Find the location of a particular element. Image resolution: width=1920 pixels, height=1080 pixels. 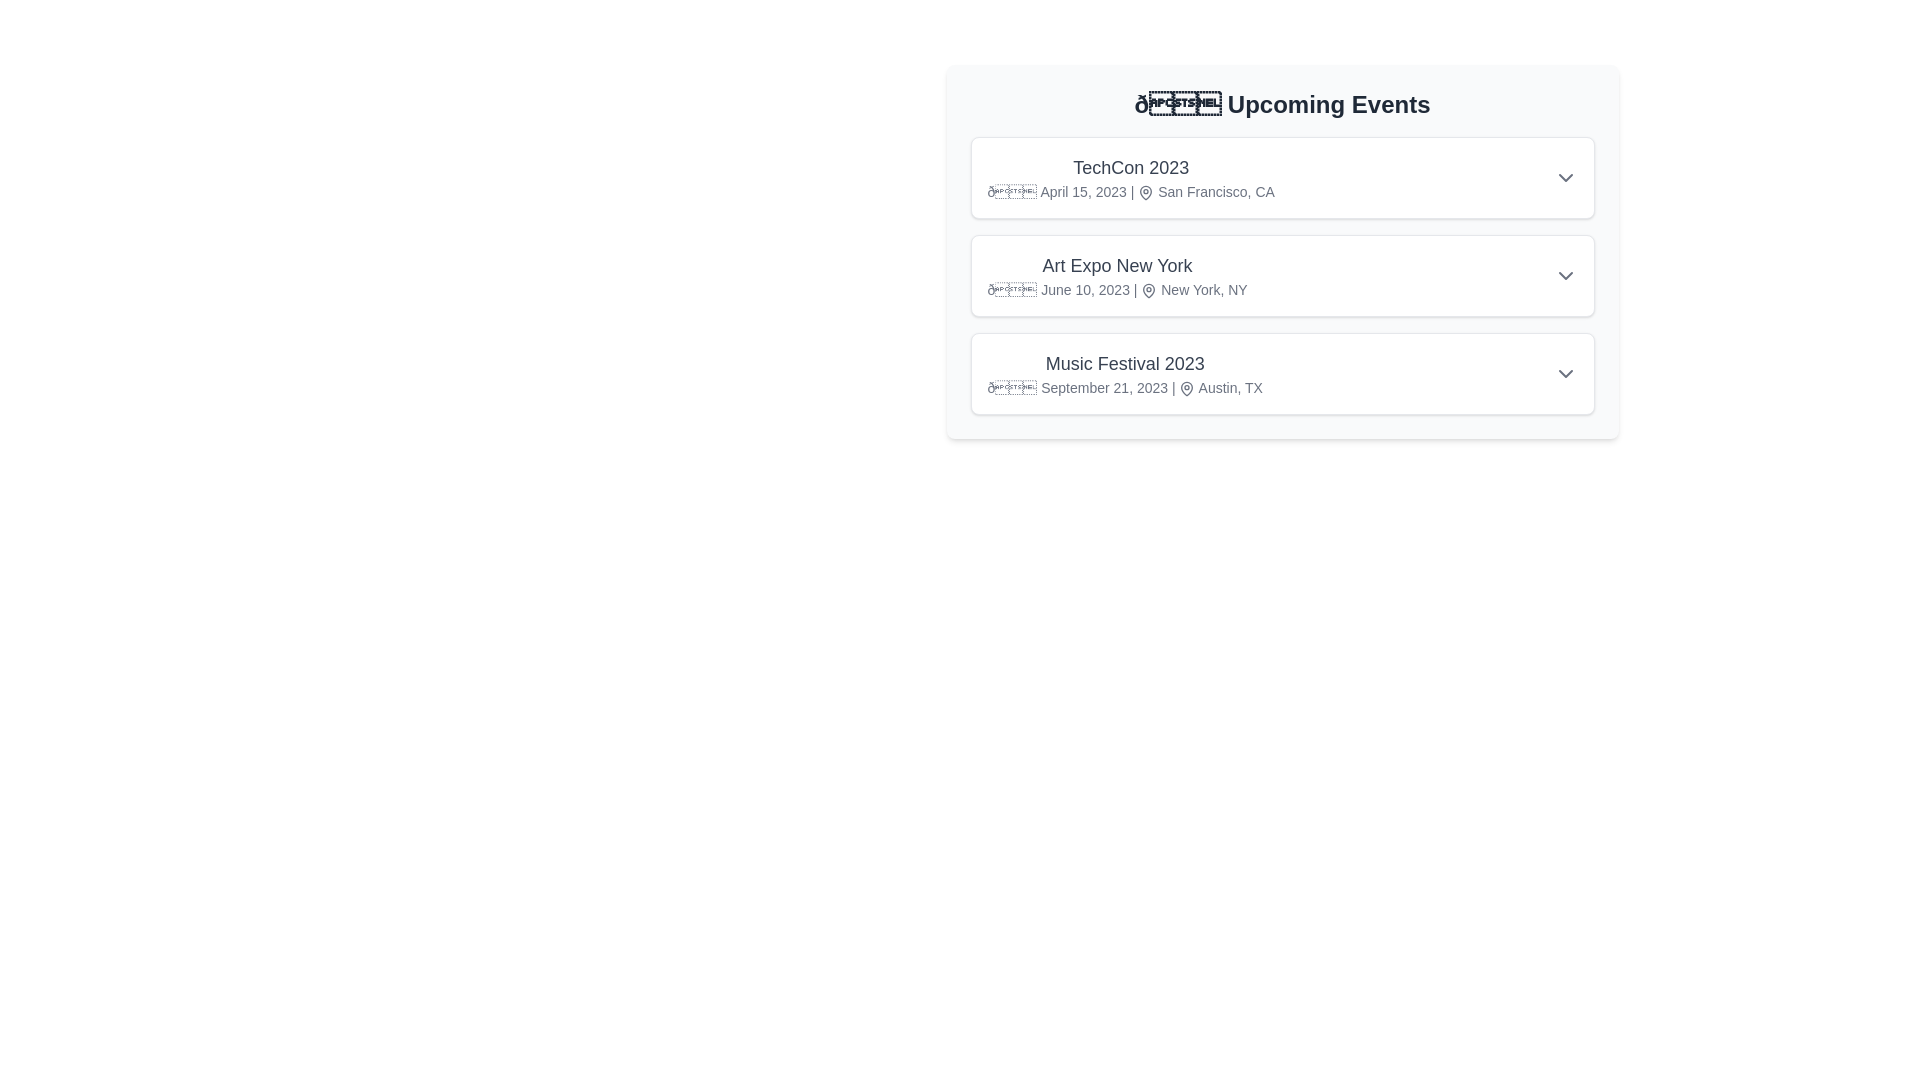

the event title TechCon 2023 to toggle its details is located at coordinates (1131, 167).